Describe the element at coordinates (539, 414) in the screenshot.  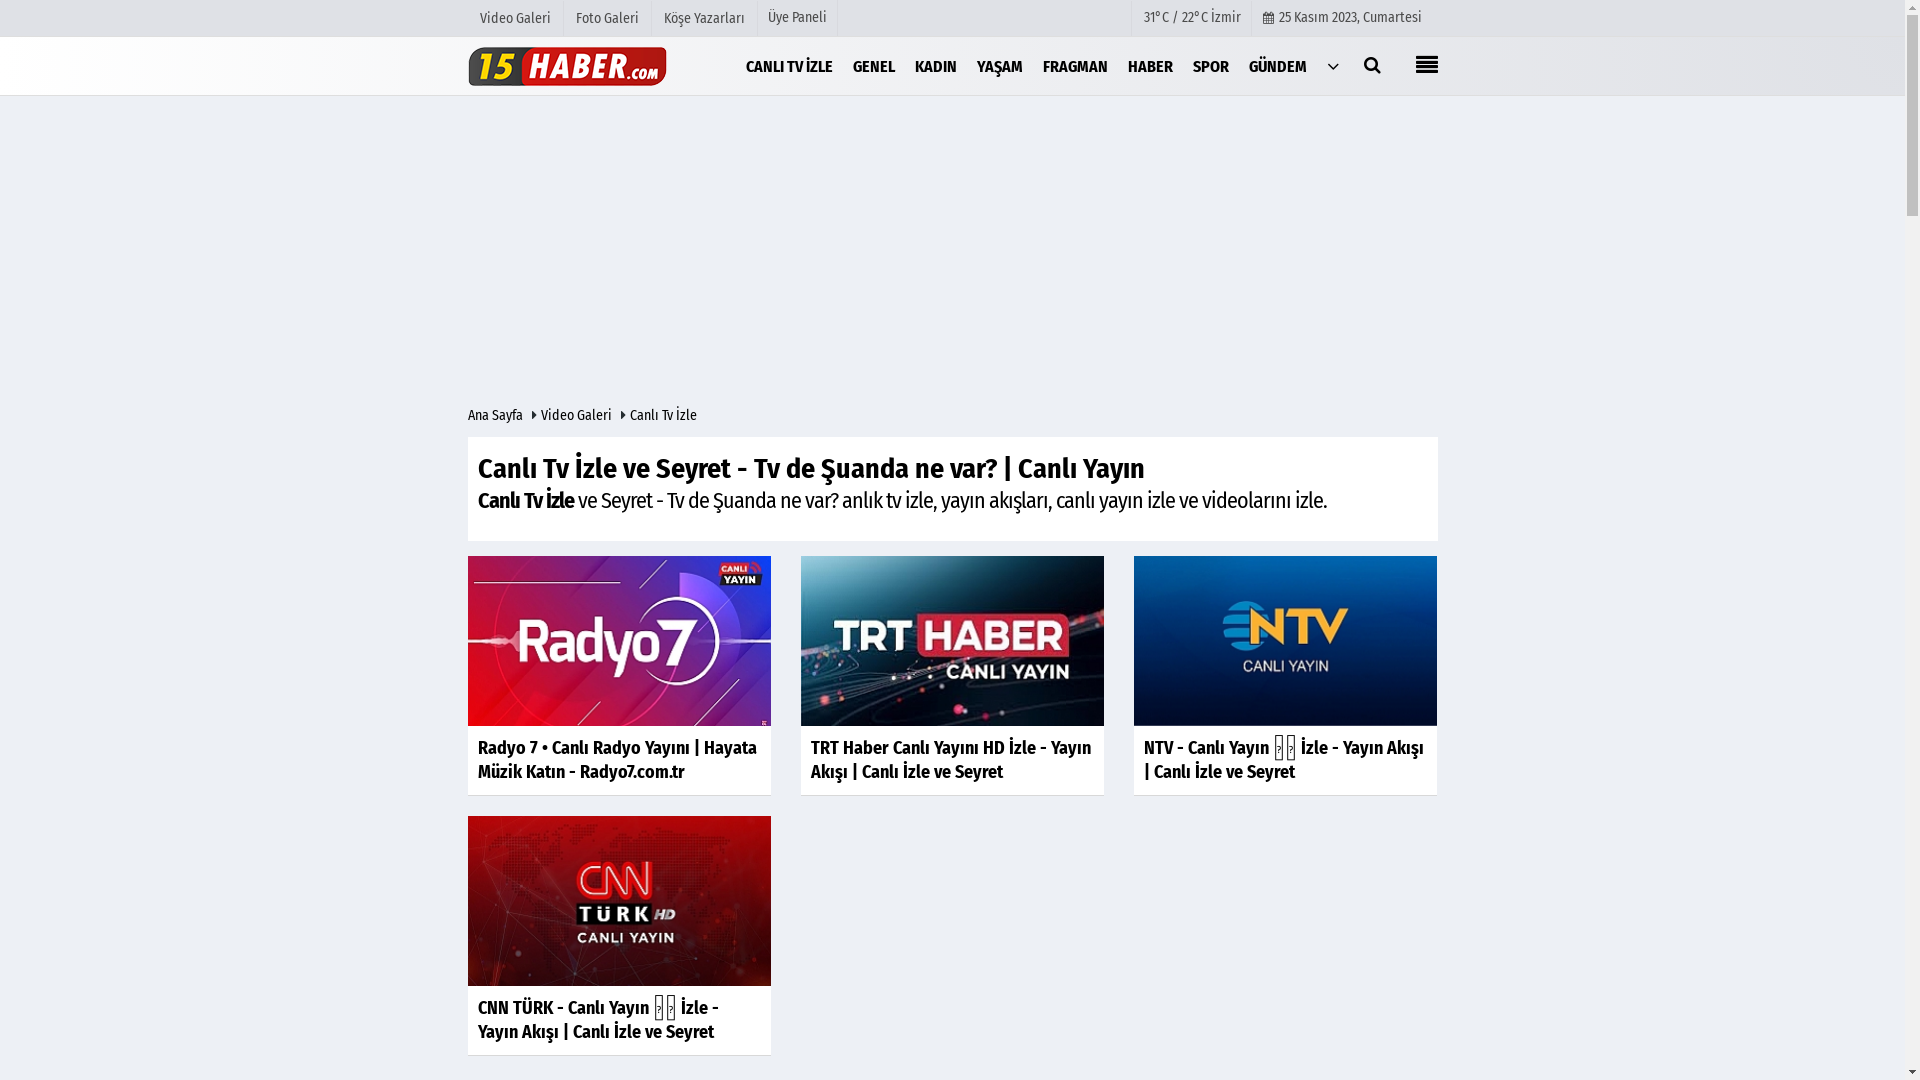
I see `'Video Galeri'` at that location.